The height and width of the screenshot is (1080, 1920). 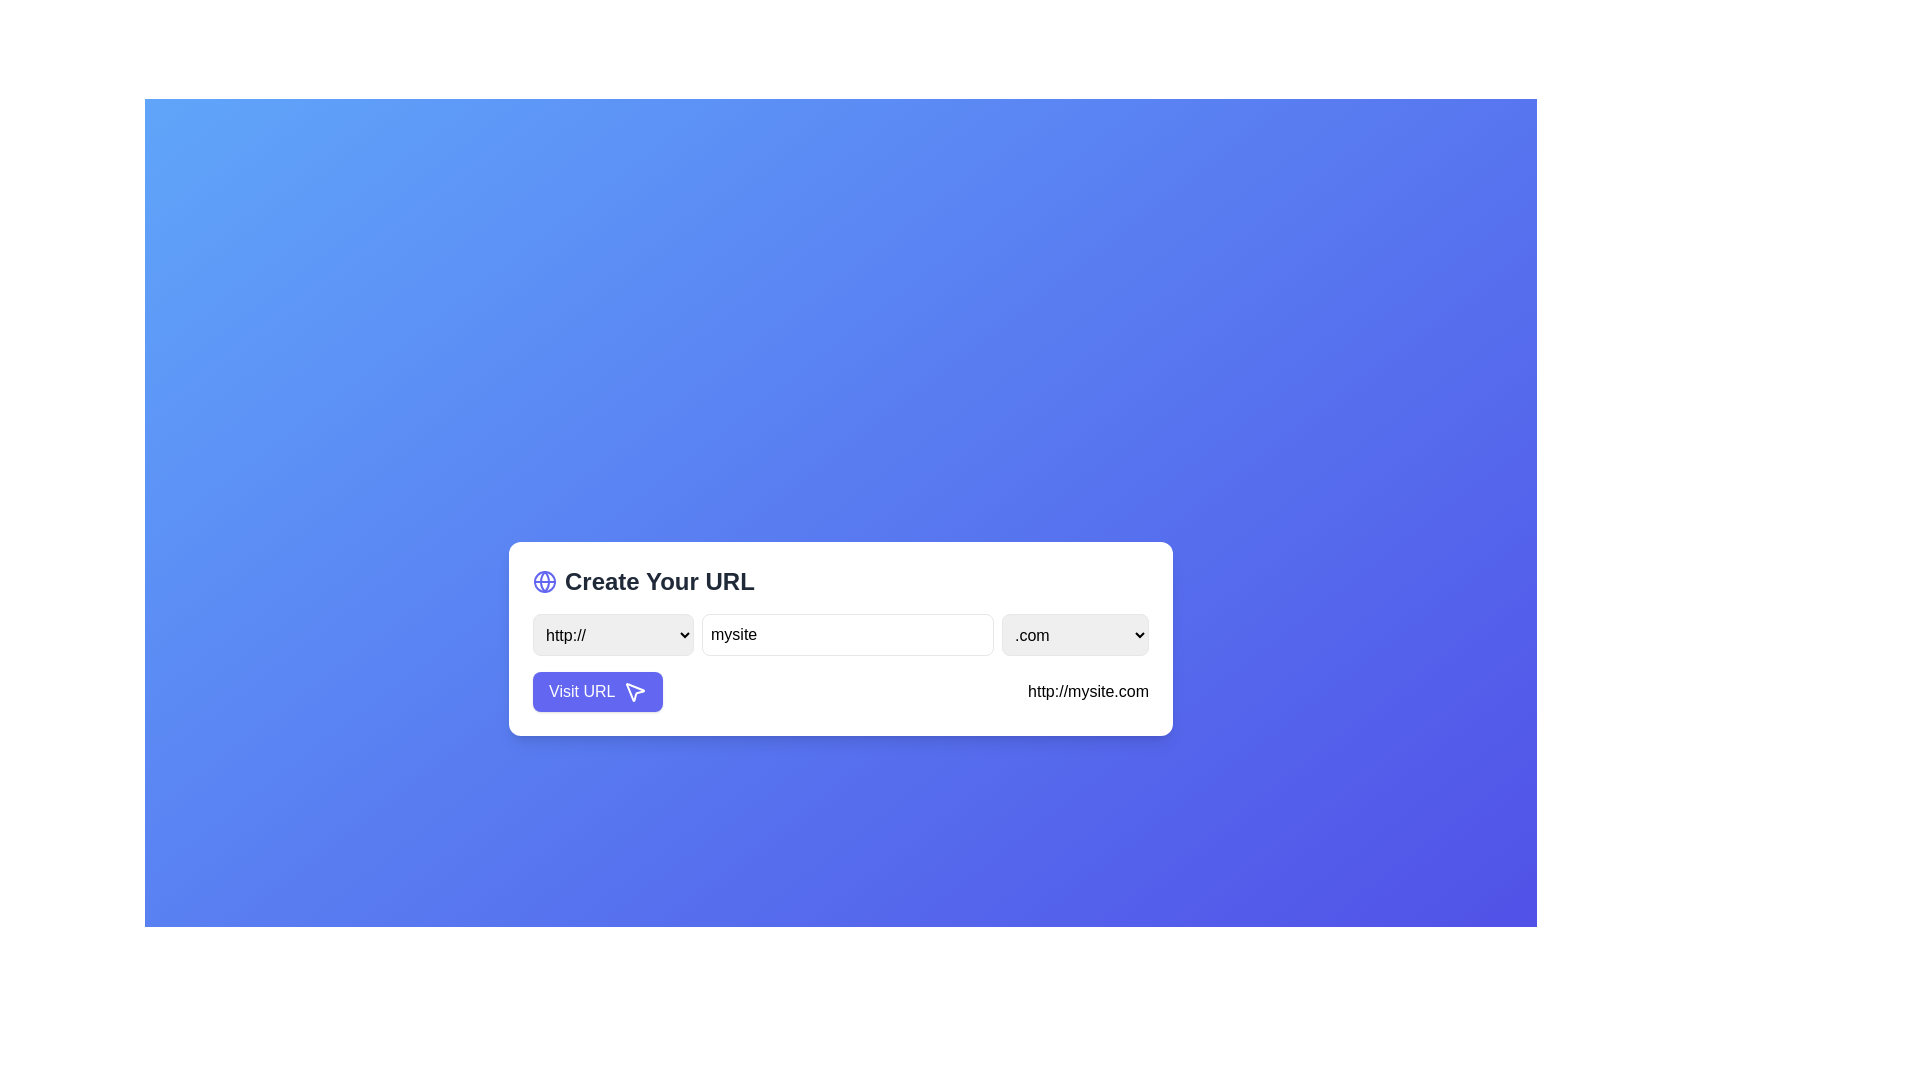 What do you see at coordinates (634, 691) in the screenshot?
I see `the decorative vector graphic icon located at the bottom-right of the 'Visit URL' button` at bounding box center [634, 691].